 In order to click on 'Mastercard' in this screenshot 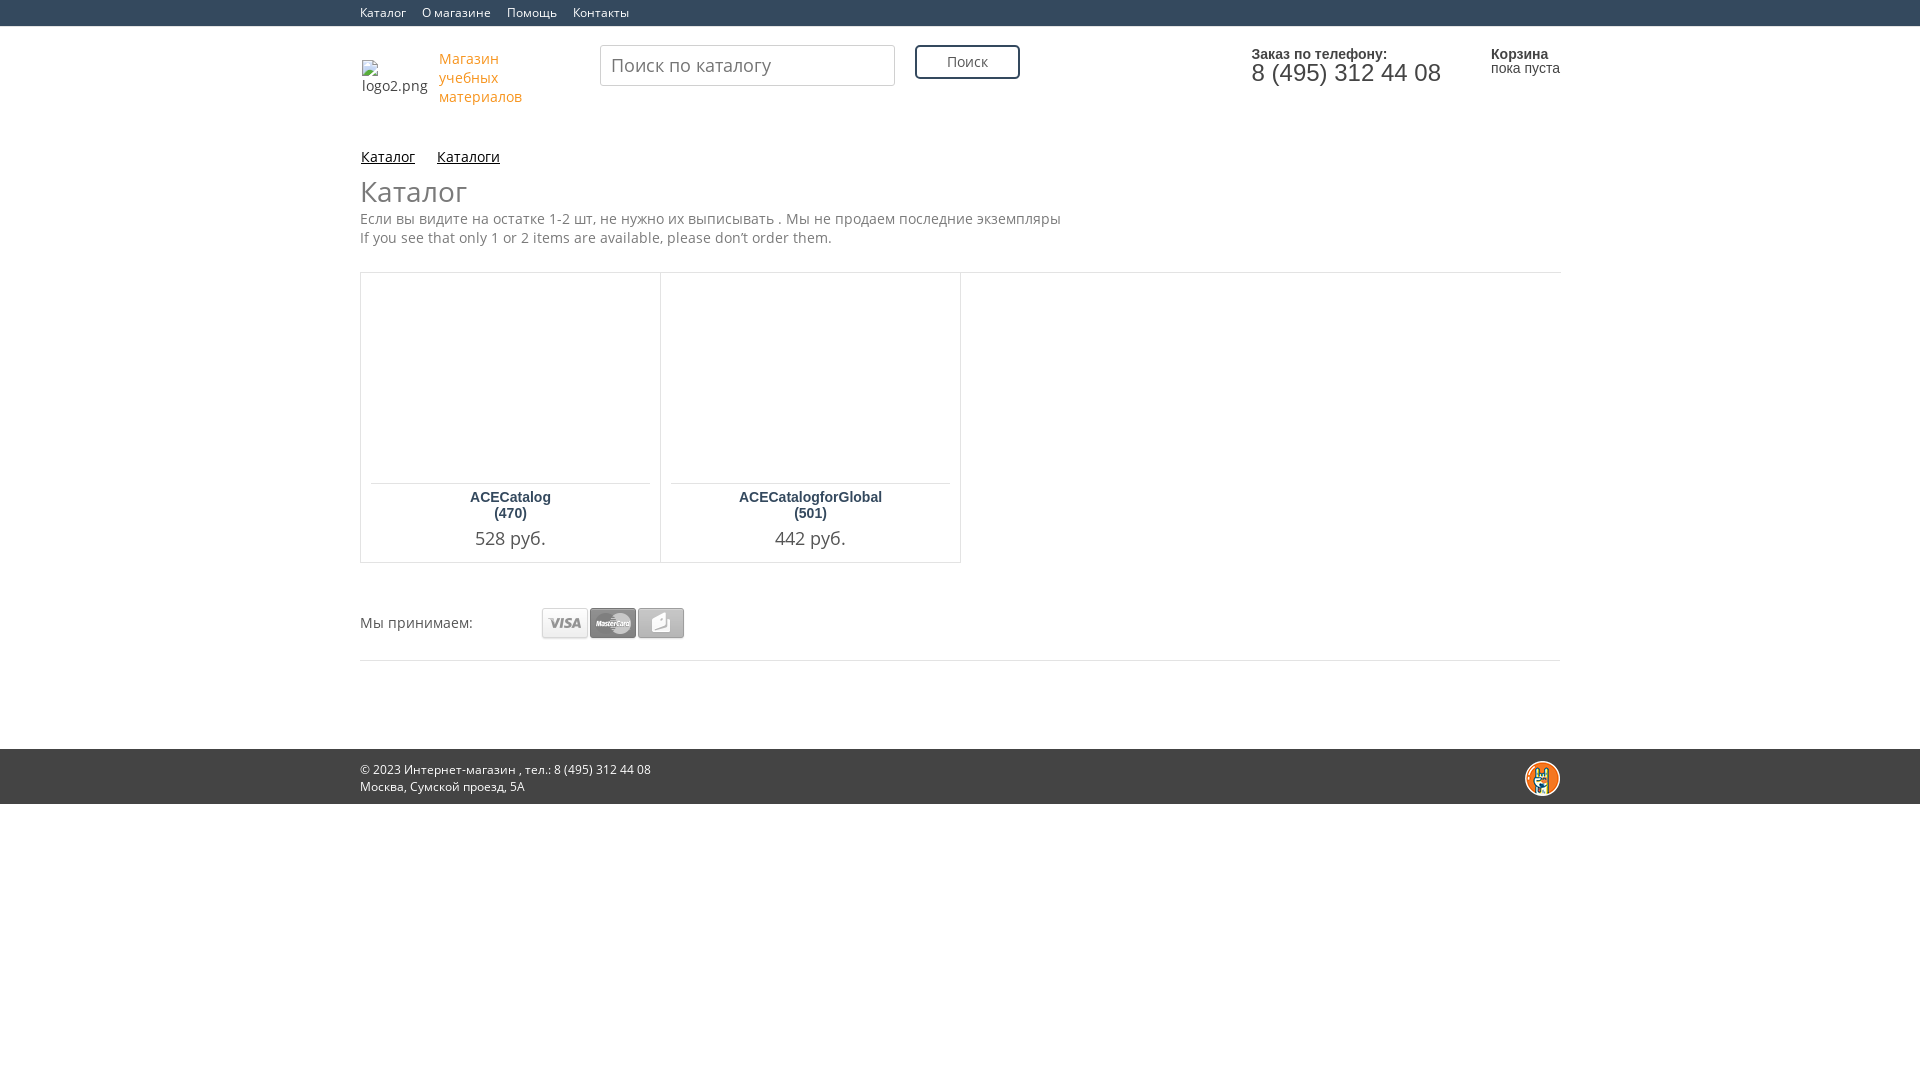, I will do `click(588, 623)`.